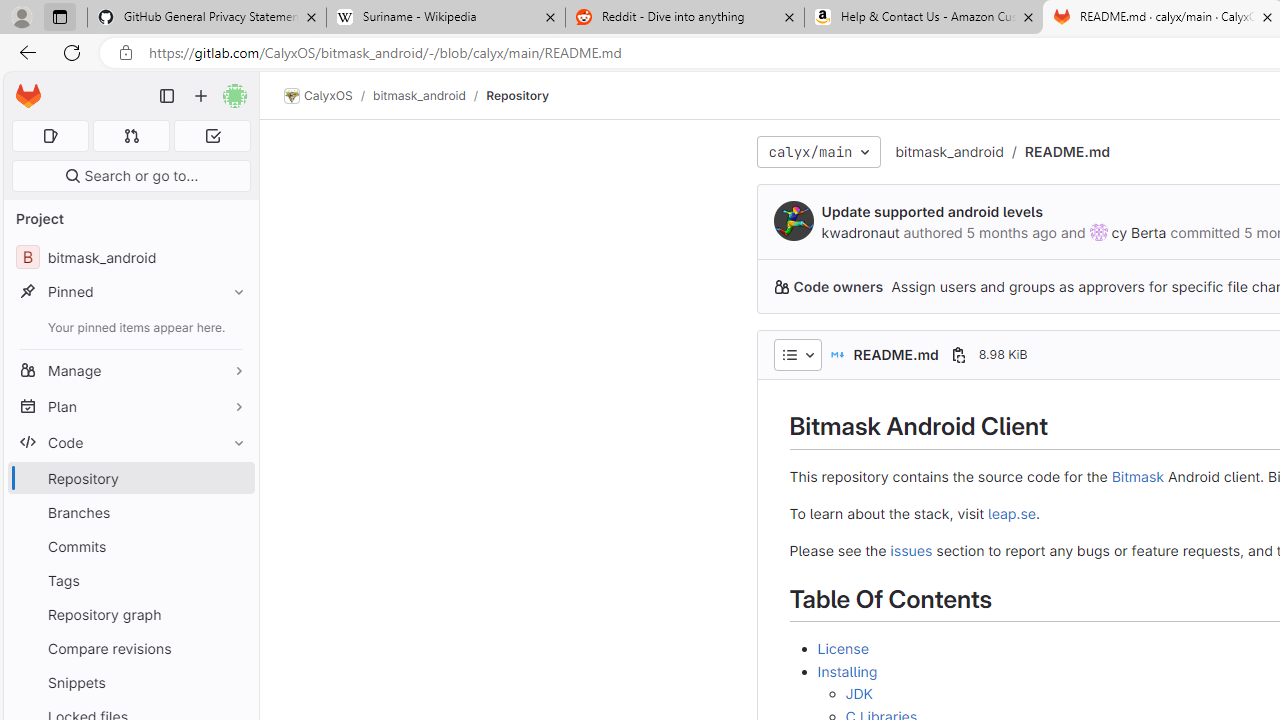 The height and width of the screenshot is (720, 1280). What do you see at coordinates (957, 353) in the screenshot?
I see `'Copy file path'` at bounding box center [957, 353].